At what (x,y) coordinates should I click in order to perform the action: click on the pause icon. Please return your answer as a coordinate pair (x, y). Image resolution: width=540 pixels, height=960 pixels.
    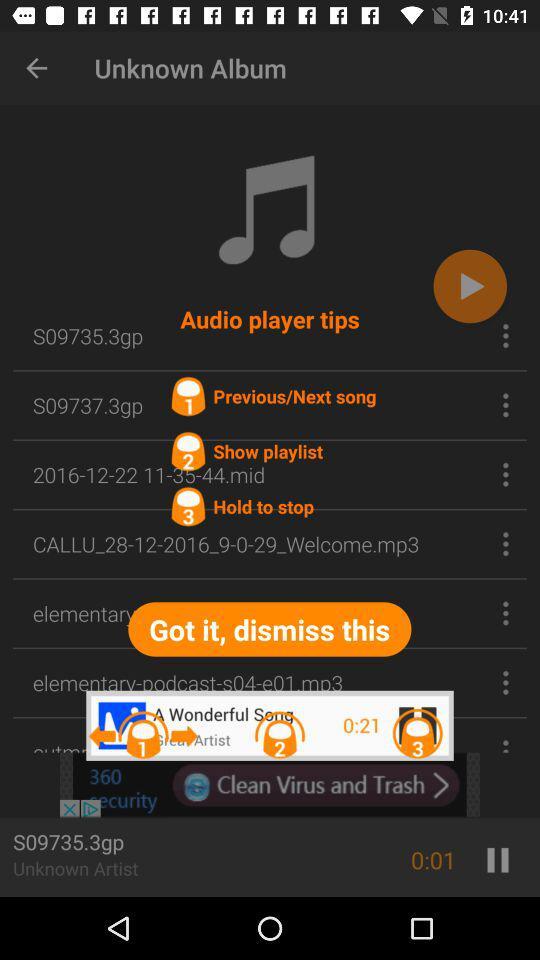
    Looking at the image, I should click on (496, 859).